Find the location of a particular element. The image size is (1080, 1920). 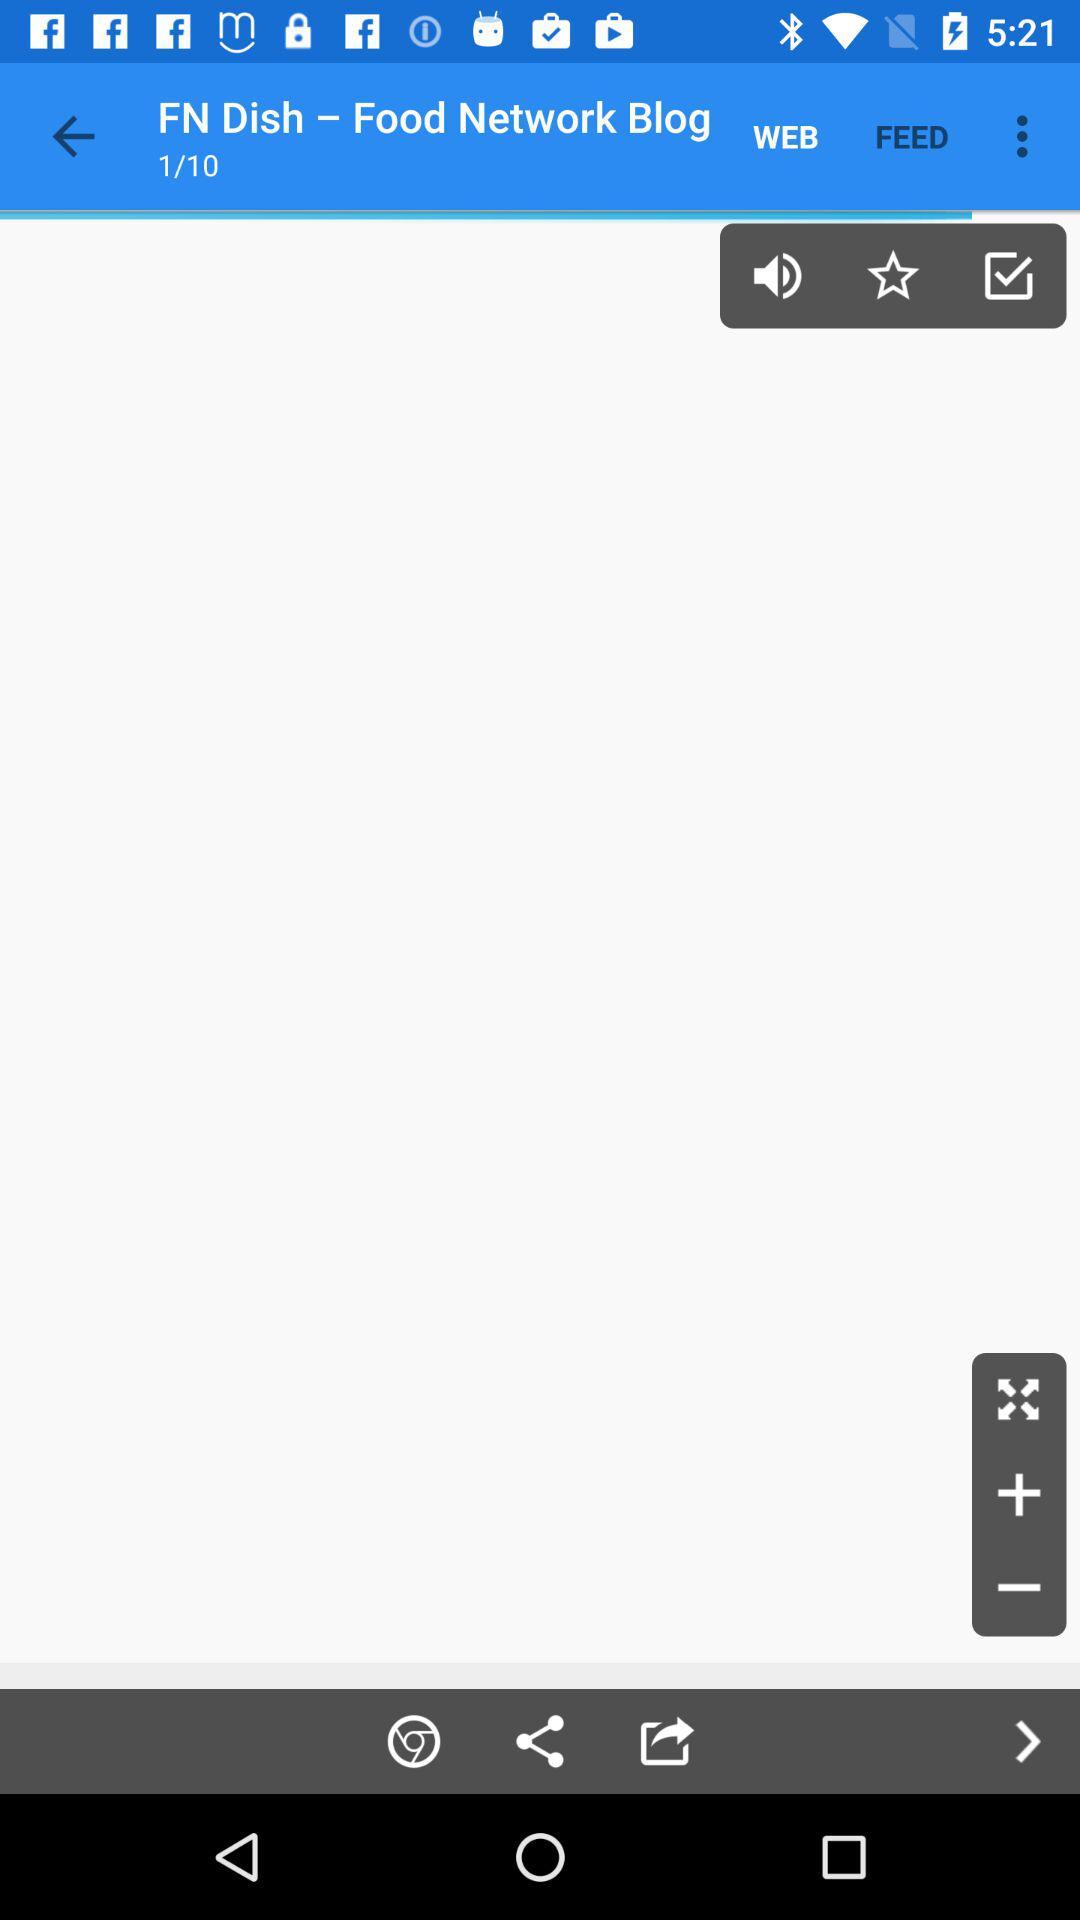

the star icon is located at coordinates (892, 274).